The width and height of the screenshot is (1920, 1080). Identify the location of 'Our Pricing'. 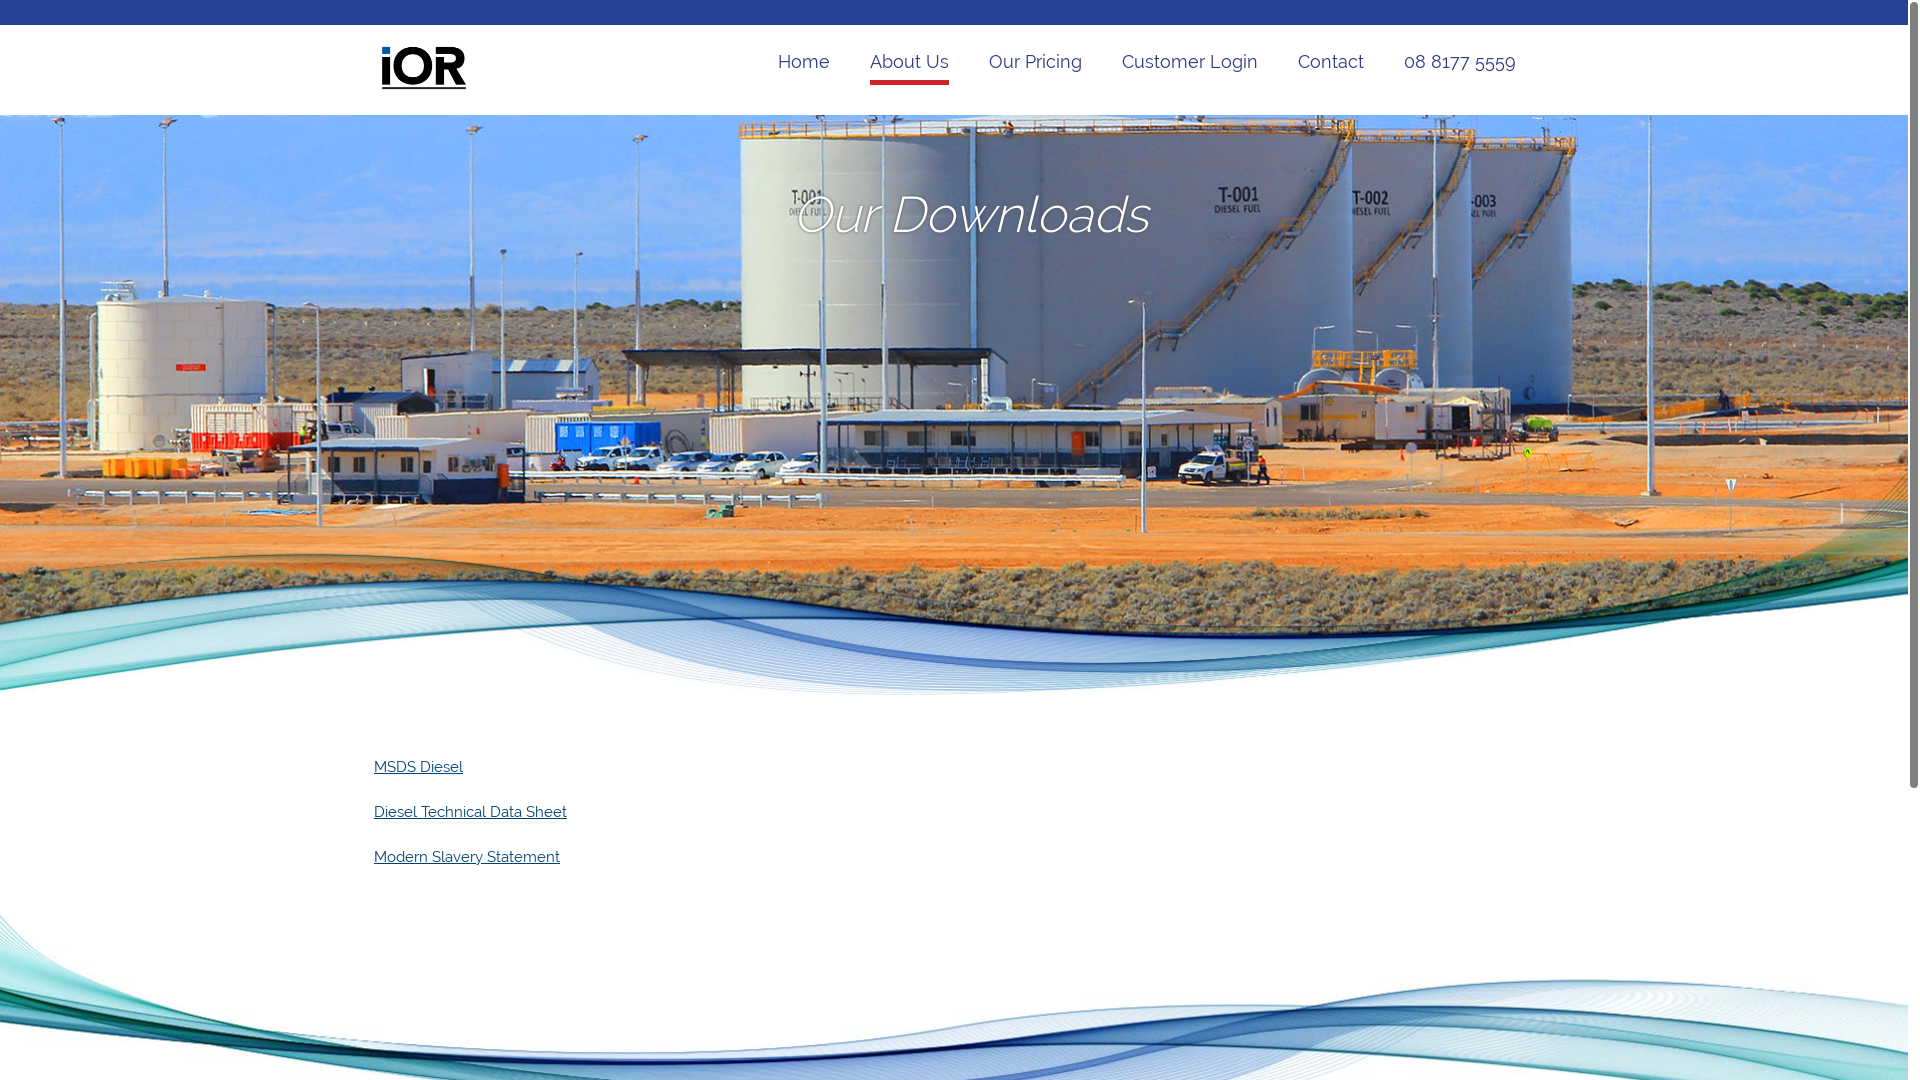
(1035, 63).